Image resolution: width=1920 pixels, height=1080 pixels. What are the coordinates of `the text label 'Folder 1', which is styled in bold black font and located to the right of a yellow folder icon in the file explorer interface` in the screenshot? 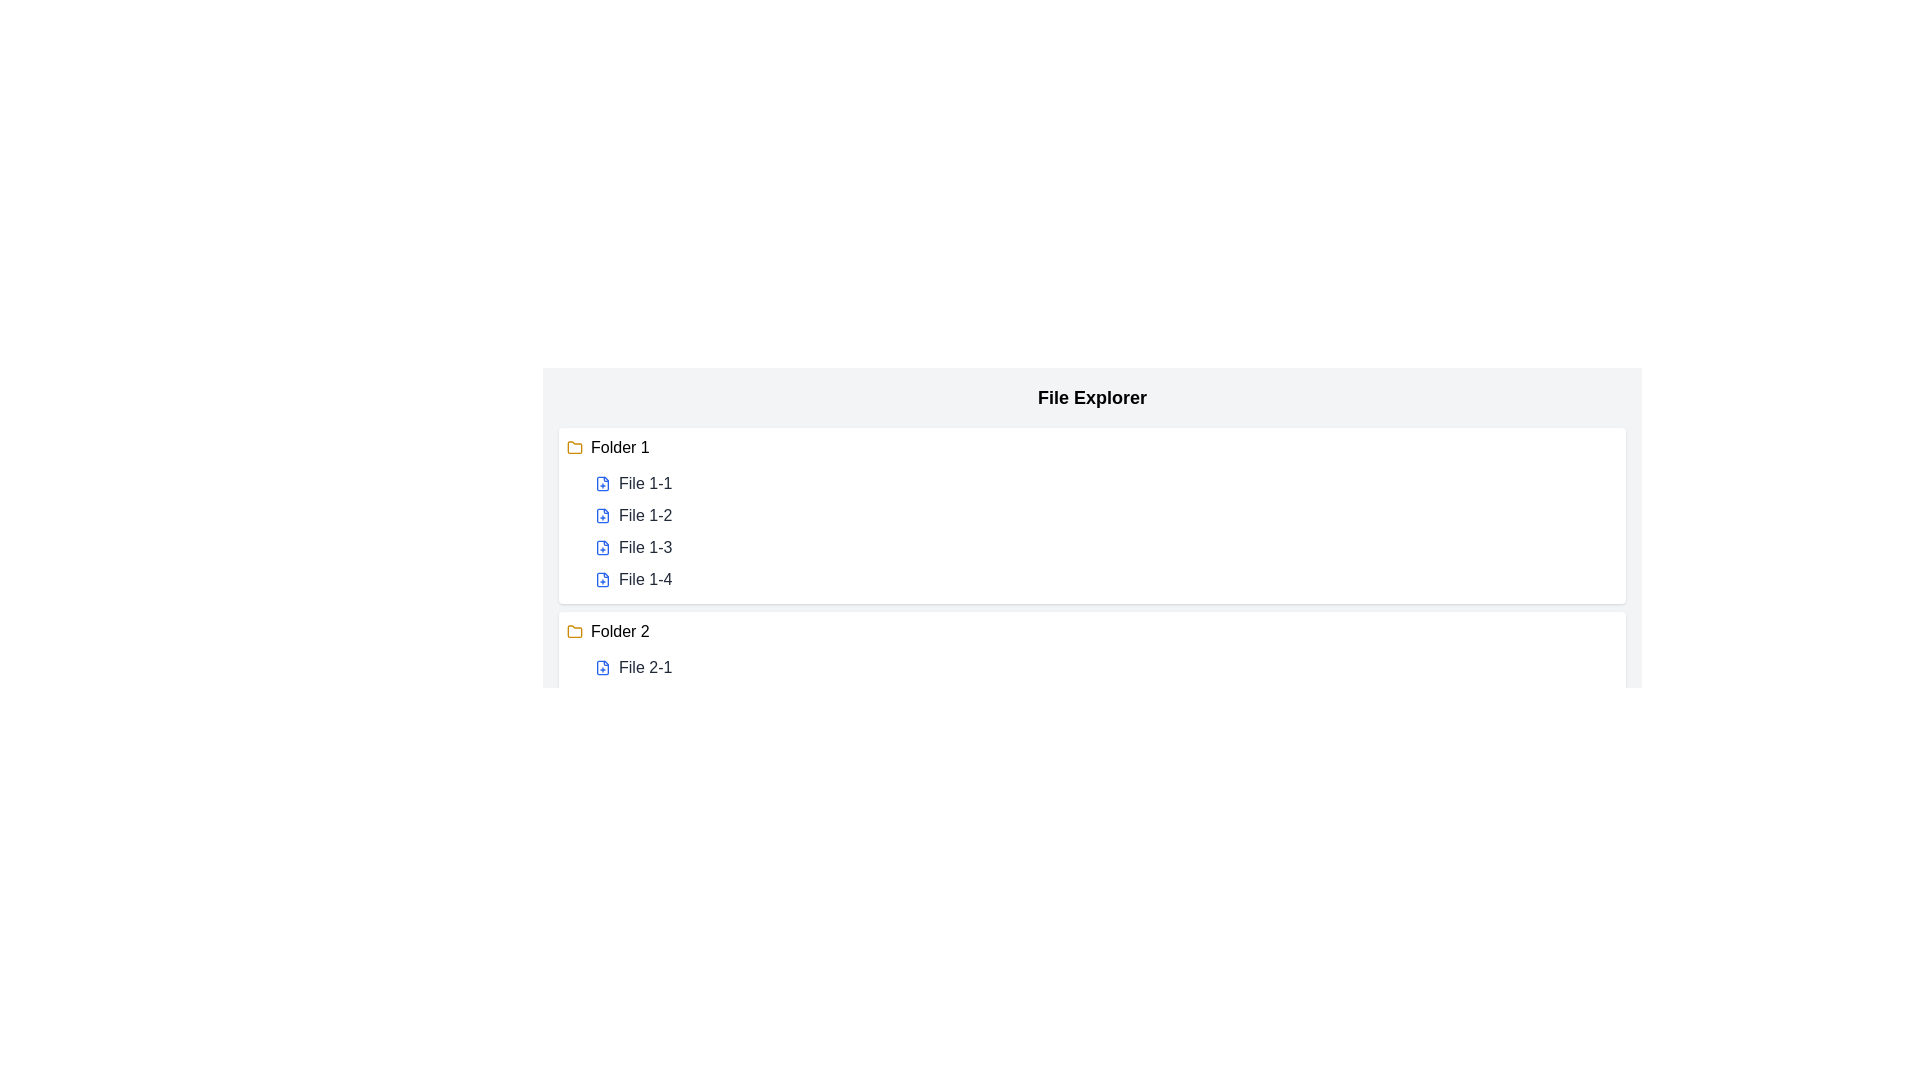 It's located at (619, 446).